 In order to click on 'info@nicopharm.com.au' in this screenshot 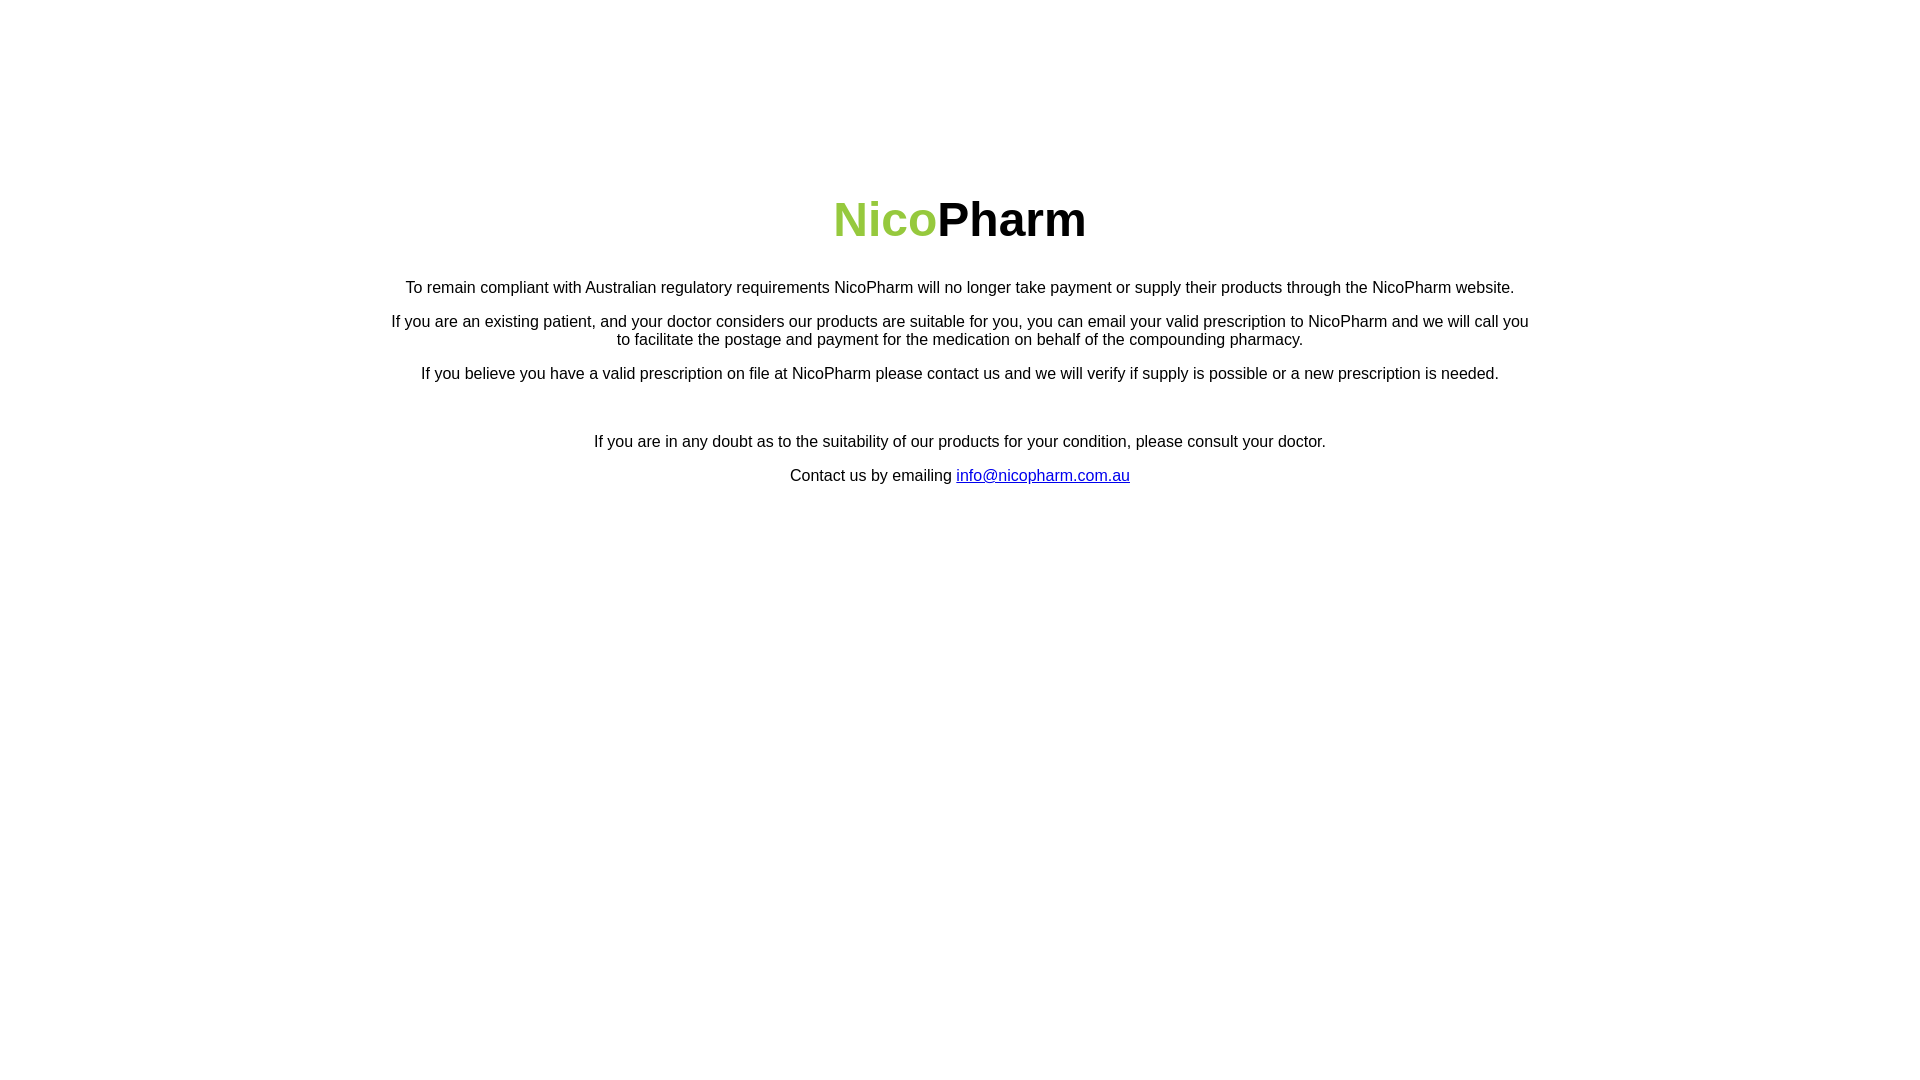, I will do `click(1041, 475)`.